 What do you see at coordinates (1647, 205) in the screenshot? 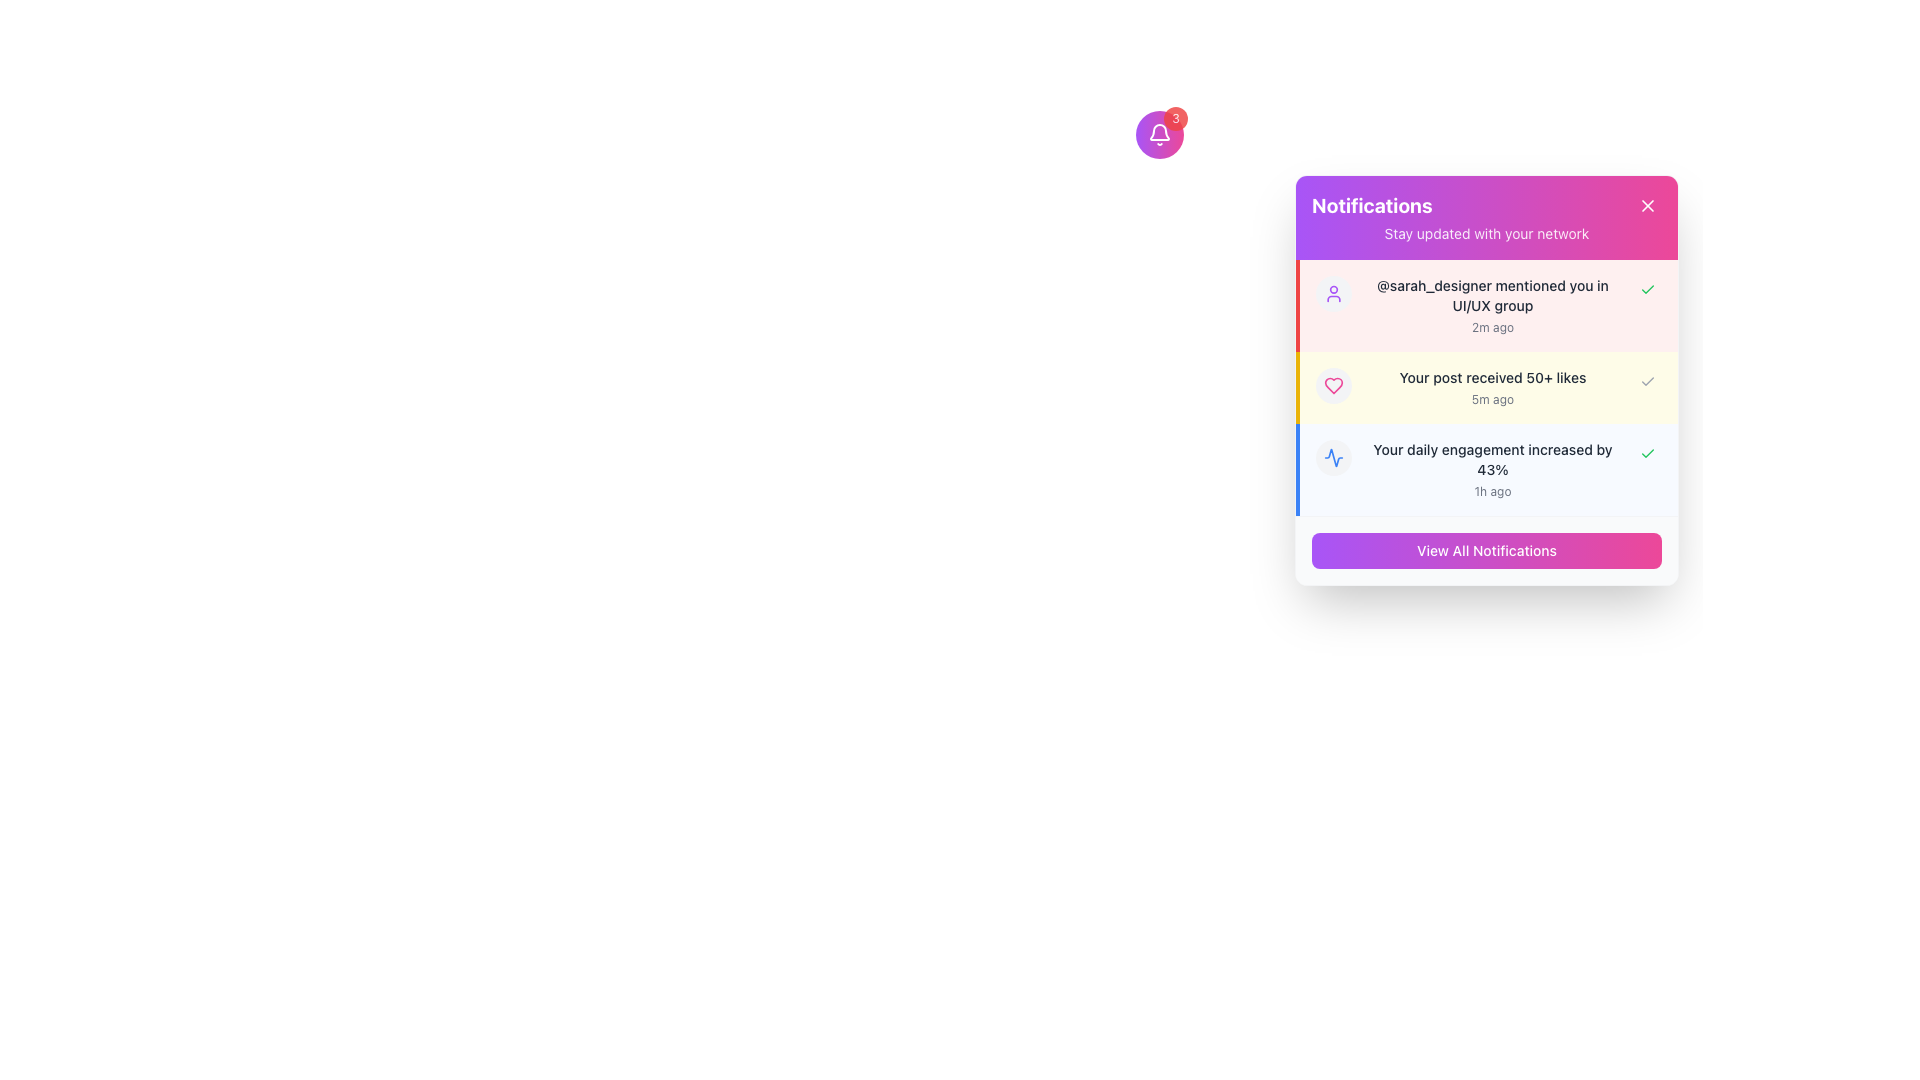
I see `the visual state of the 'X' icon part of the close button in the top-right corner of the notification panel` at bounding box center [1647, 205].